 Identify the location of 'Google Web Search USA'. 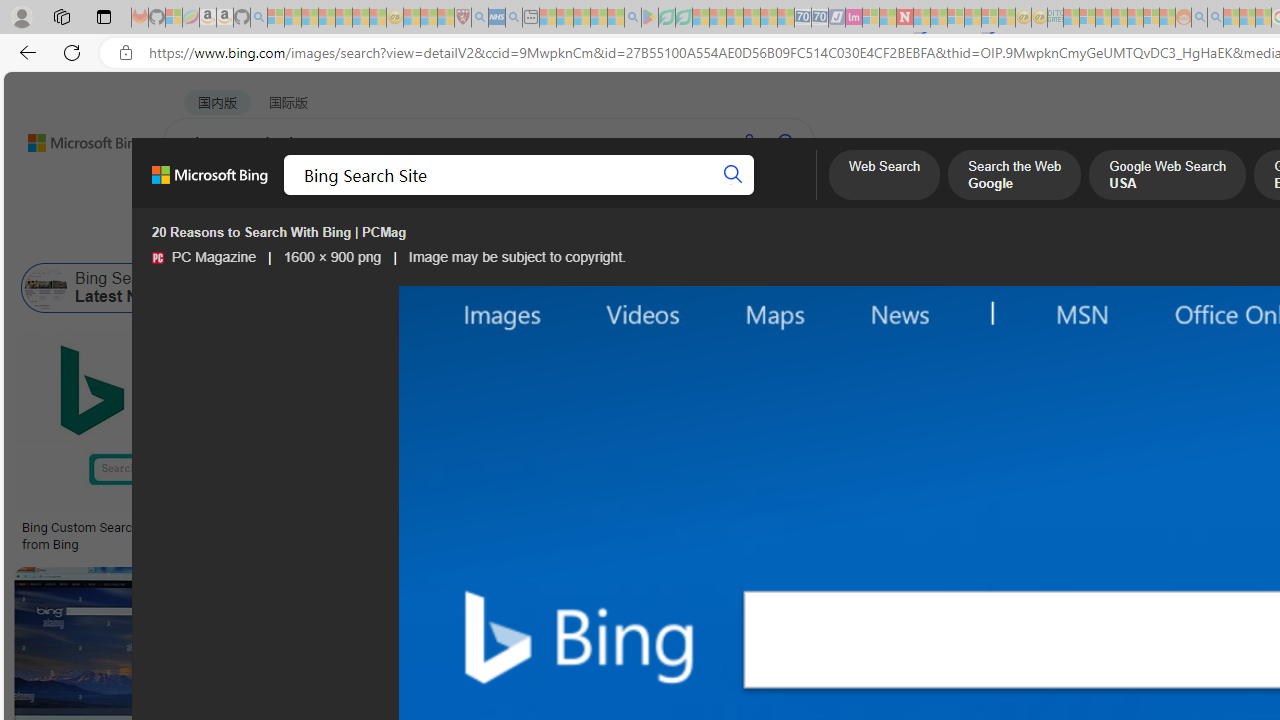
(1166, 176).